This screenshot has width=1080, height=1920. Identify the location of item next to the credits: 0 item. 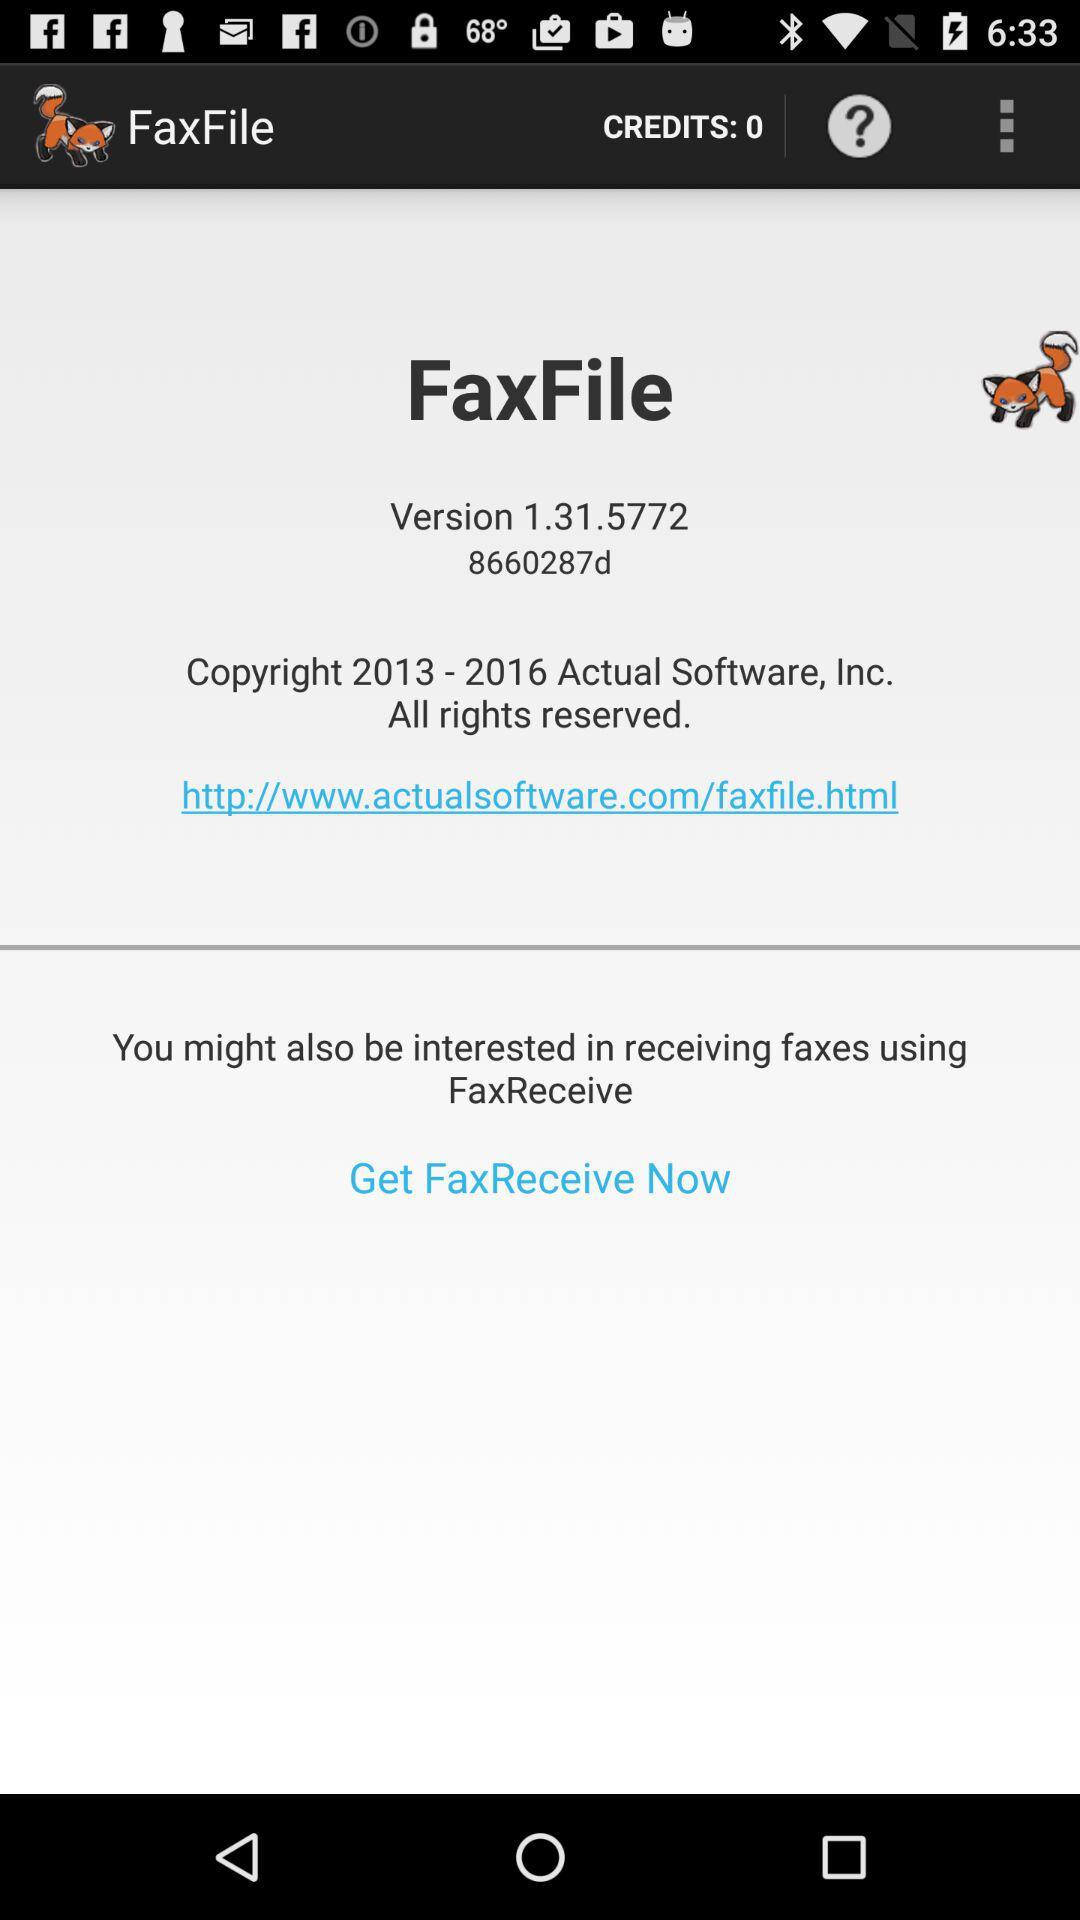
(858, 124).